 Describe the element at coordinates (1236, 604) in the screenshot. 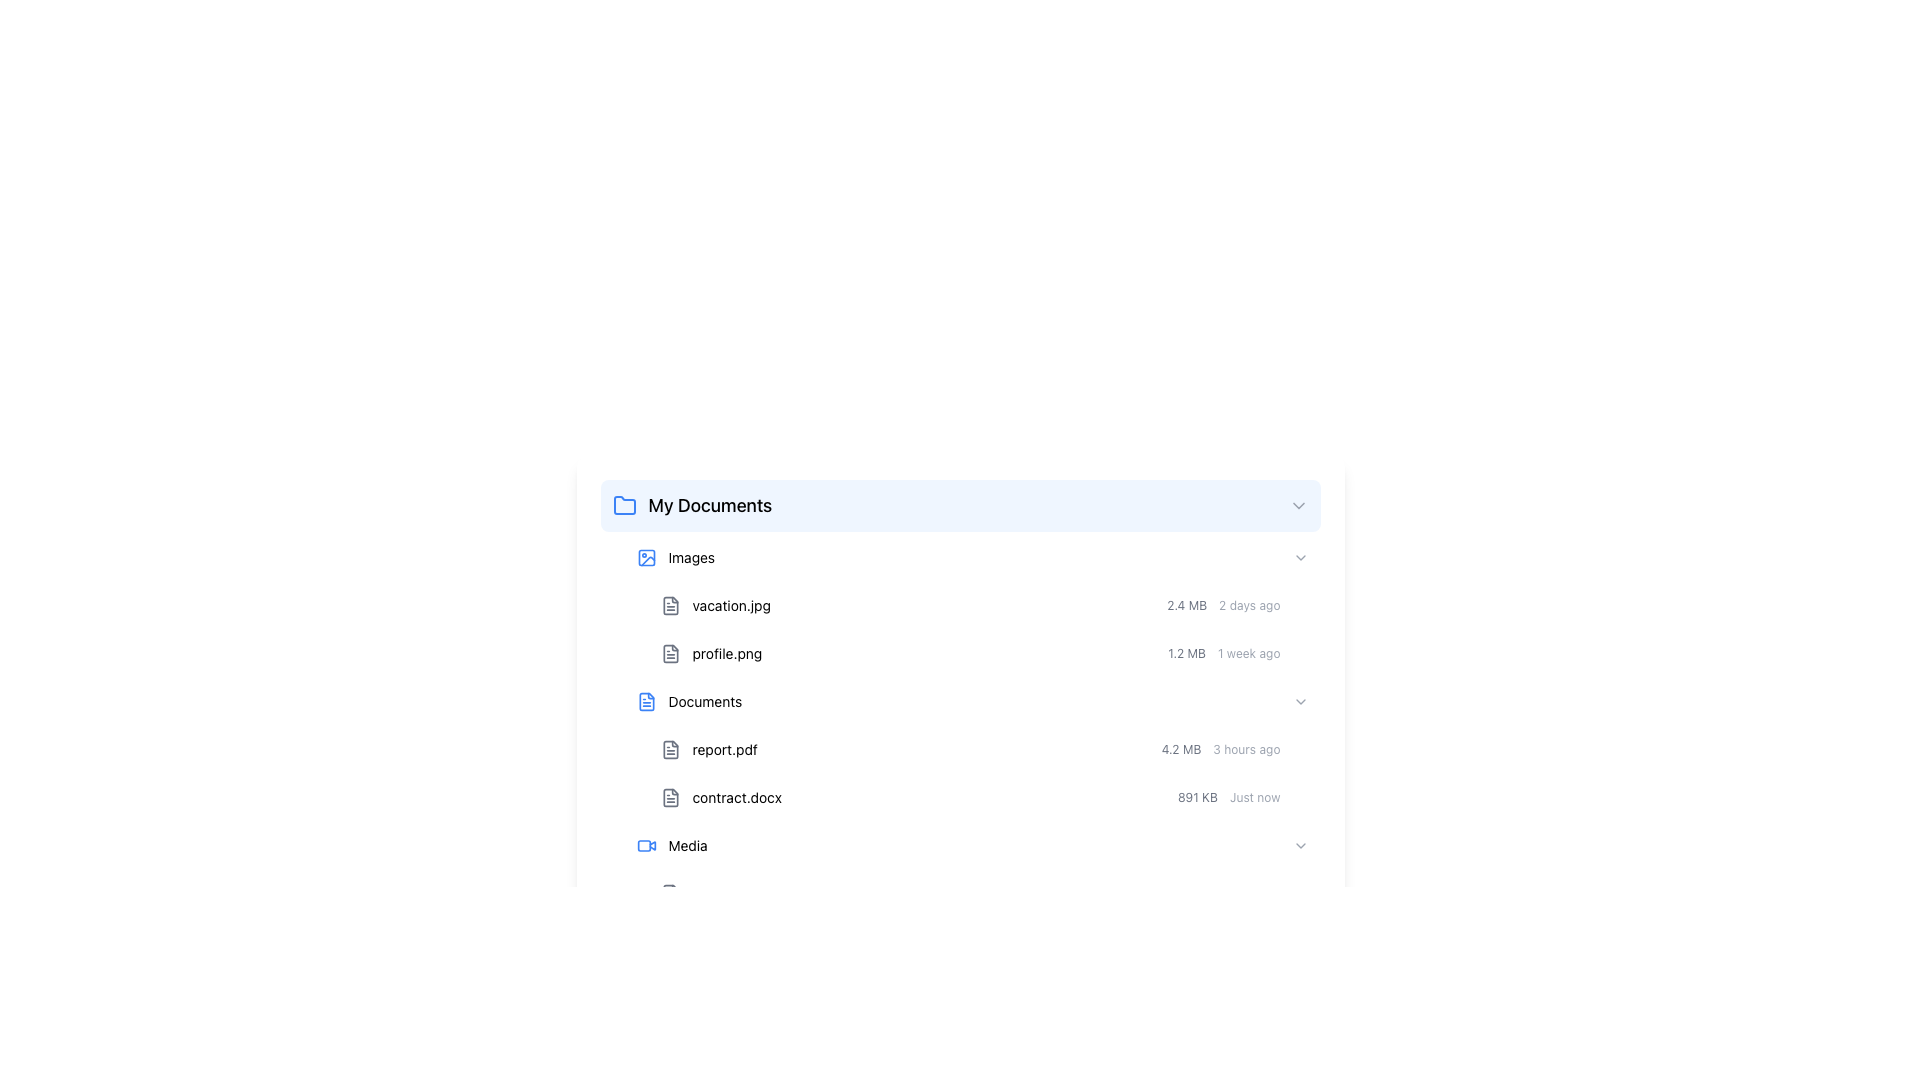

I see `the Text Label displaying '2.4 MB' and '2 days ago', which is positioned to the right of the 'vacation.jpg' filename in the file listing interface` at that location.